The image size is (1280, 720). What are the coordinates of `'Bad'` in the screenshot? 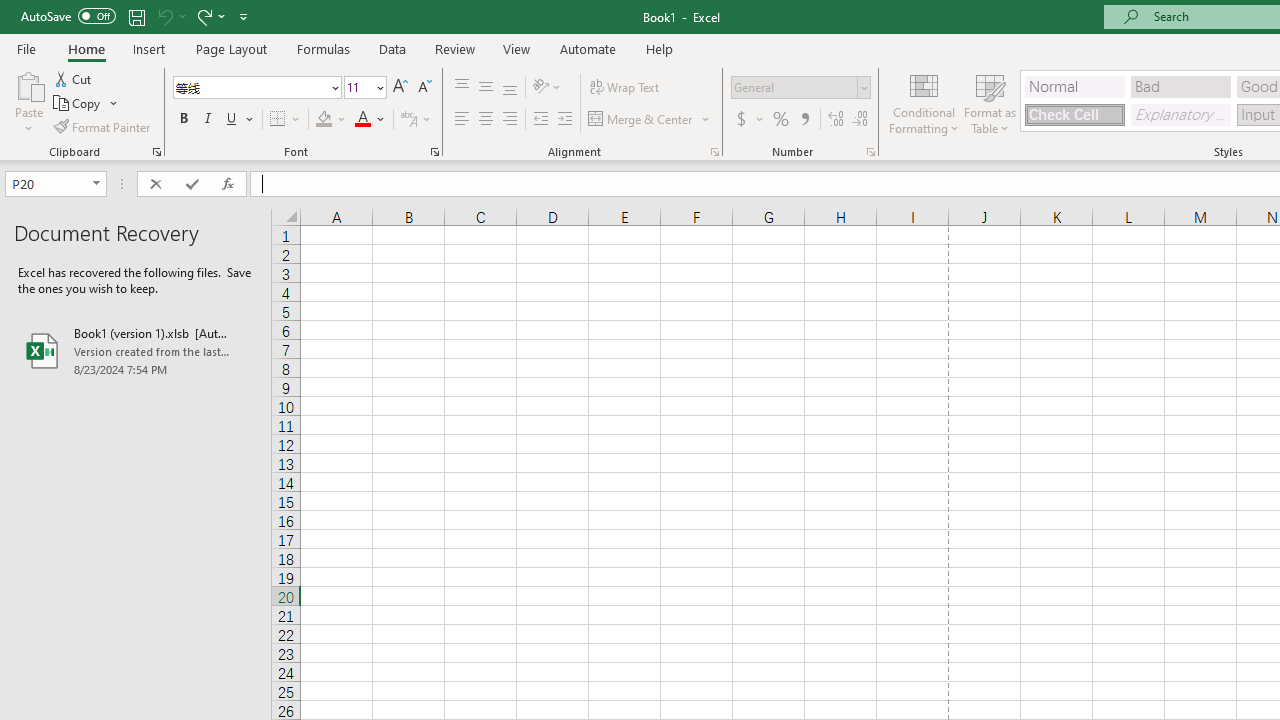 It's located at (1180, 85).